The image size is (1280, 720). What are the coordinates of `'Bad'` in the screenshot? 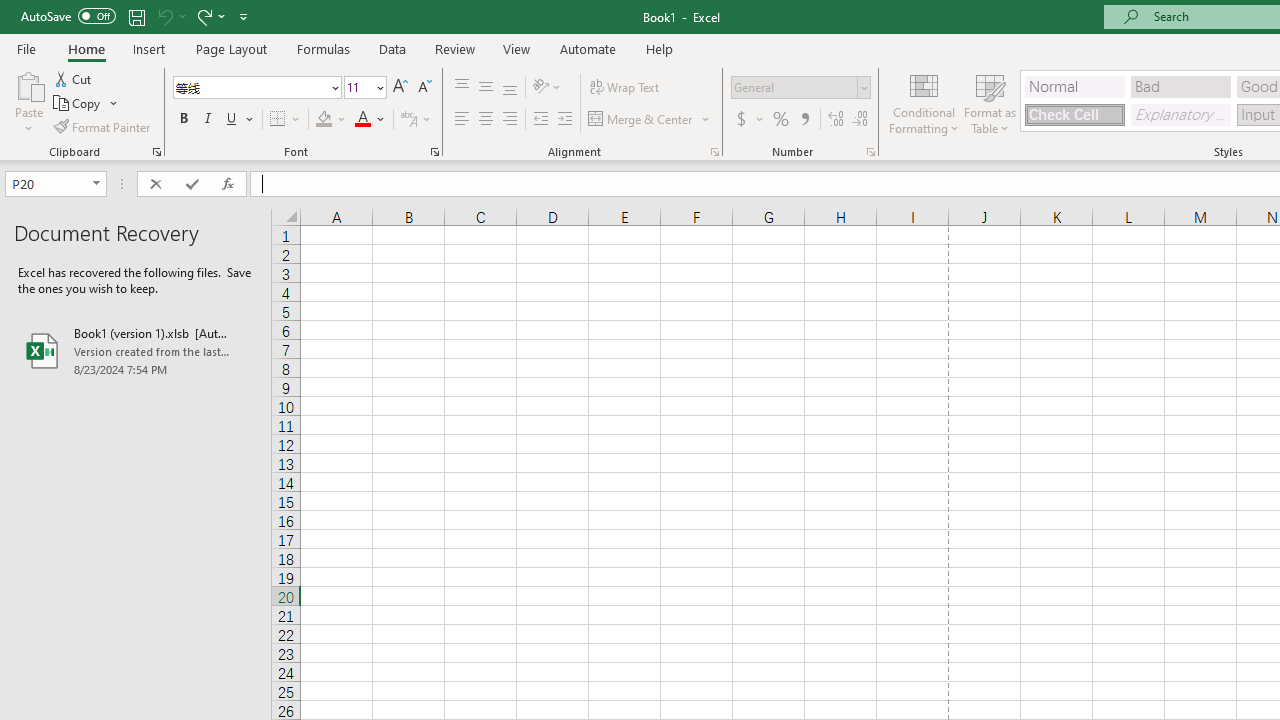 It's located at (1180, 85).